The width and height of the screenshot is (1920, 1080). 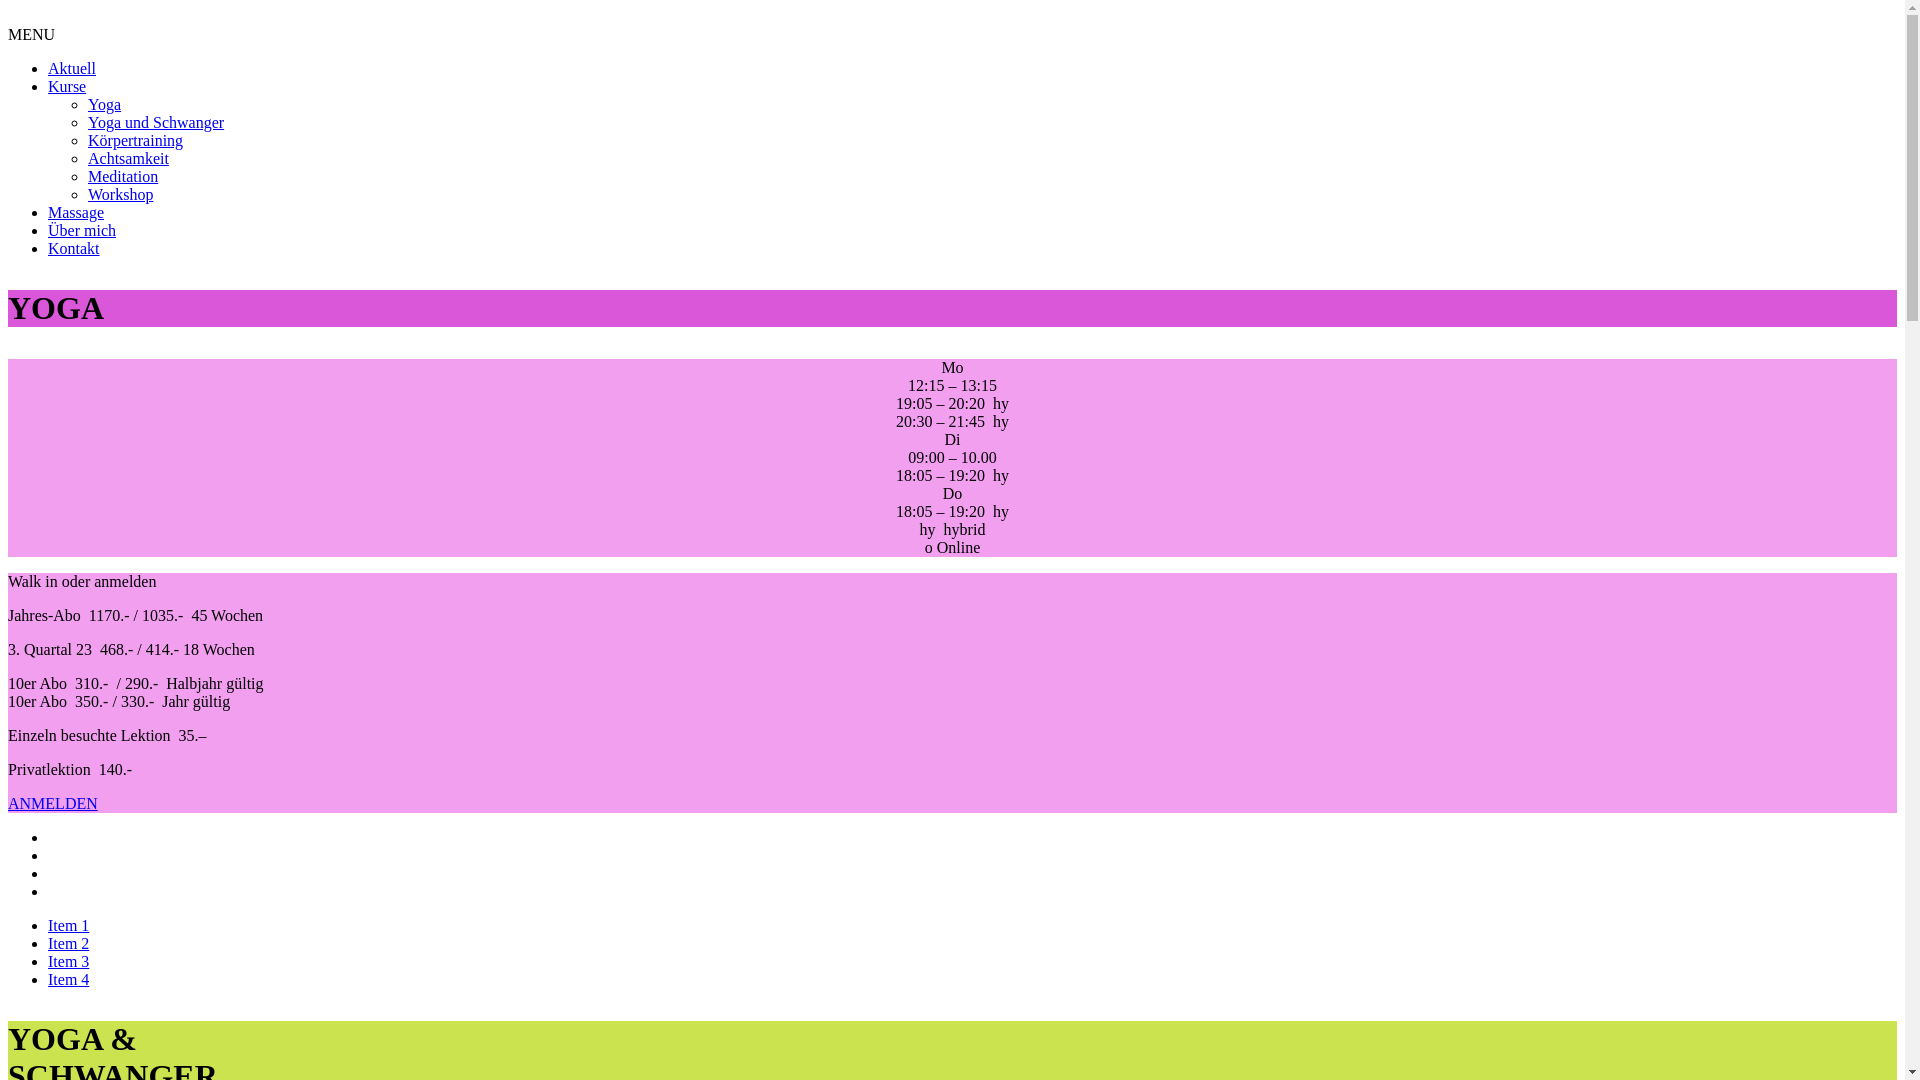 What do you see at coordinates (68, 943) in the screenshot?
I see `'Item 2'` at bounding box center [68, 943].